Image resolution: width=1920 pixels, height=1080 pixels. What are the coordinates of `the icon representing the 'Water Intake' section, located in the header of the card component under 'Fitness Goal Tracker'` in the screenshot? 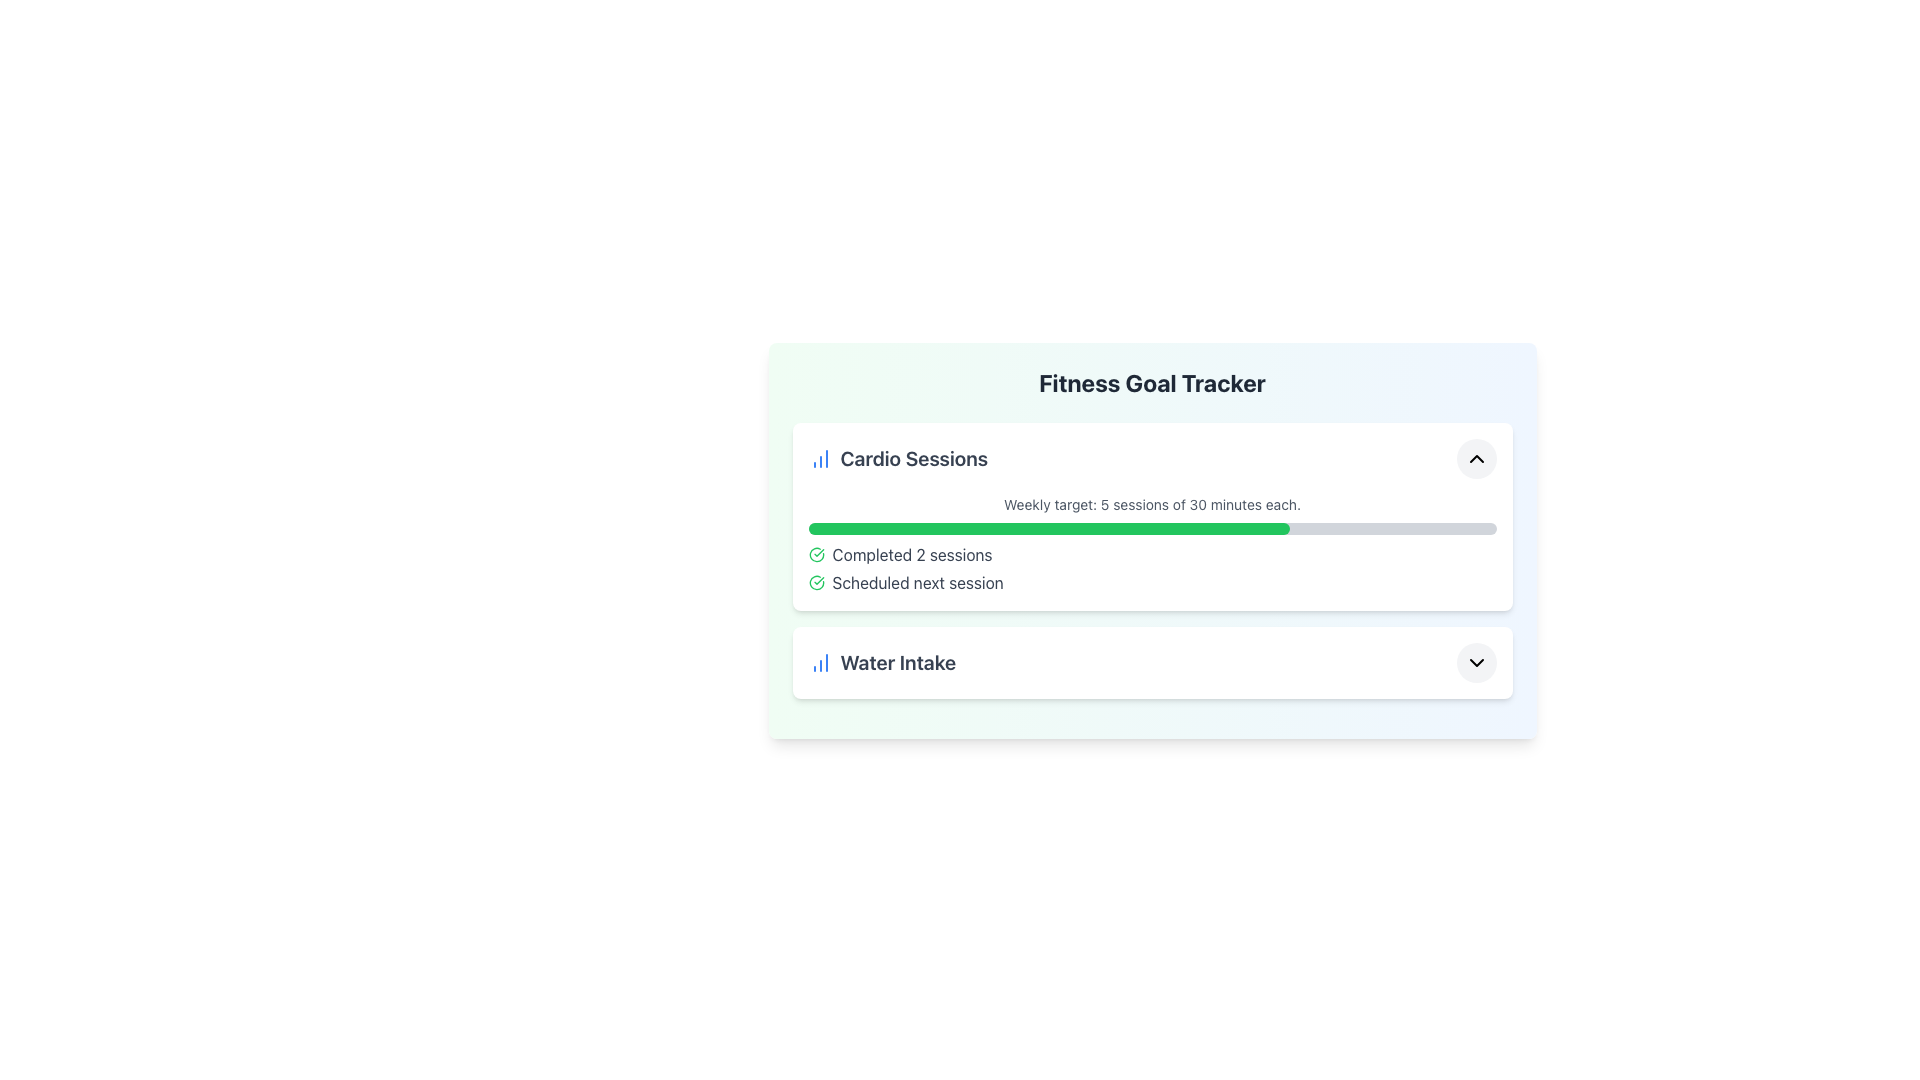 It's located at (820, 663).